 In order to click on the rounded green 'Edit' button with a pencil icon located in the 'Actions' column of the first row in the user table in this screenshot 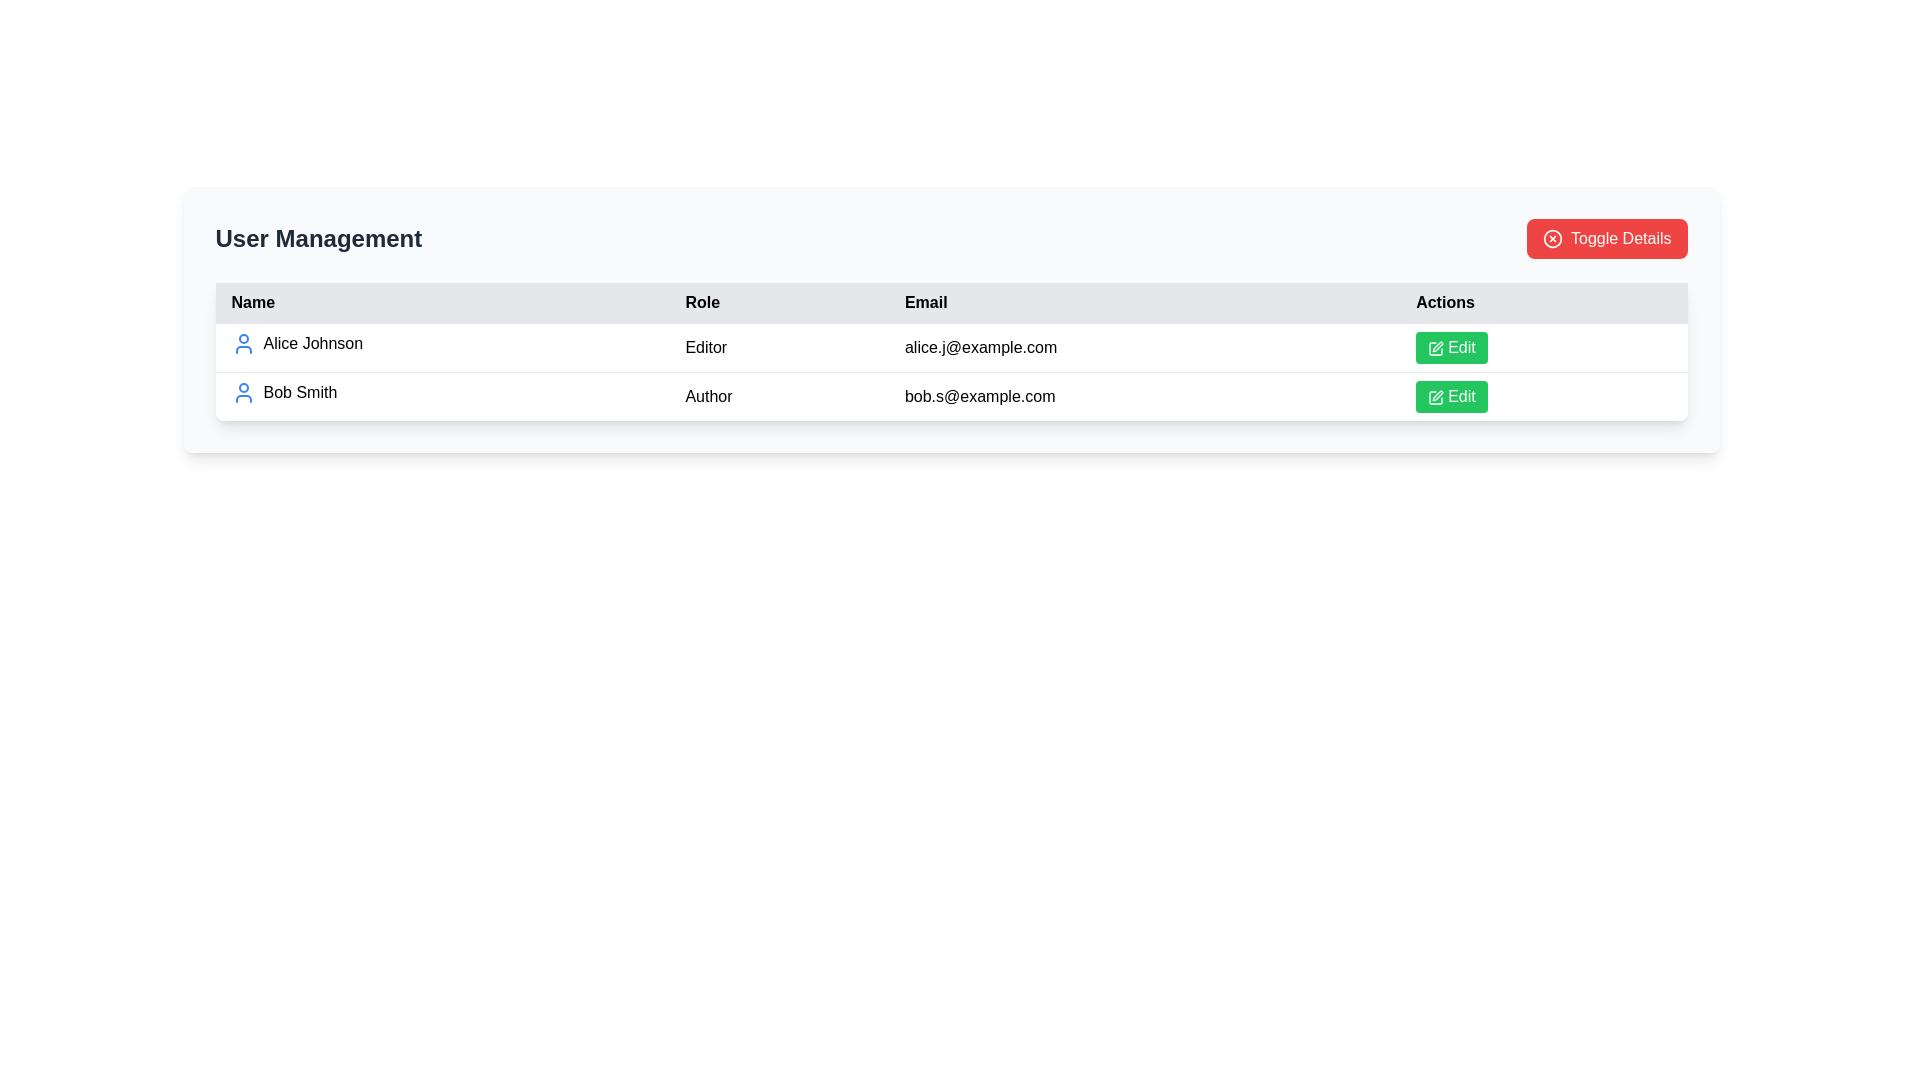, I will do `click(1451, 346)`.